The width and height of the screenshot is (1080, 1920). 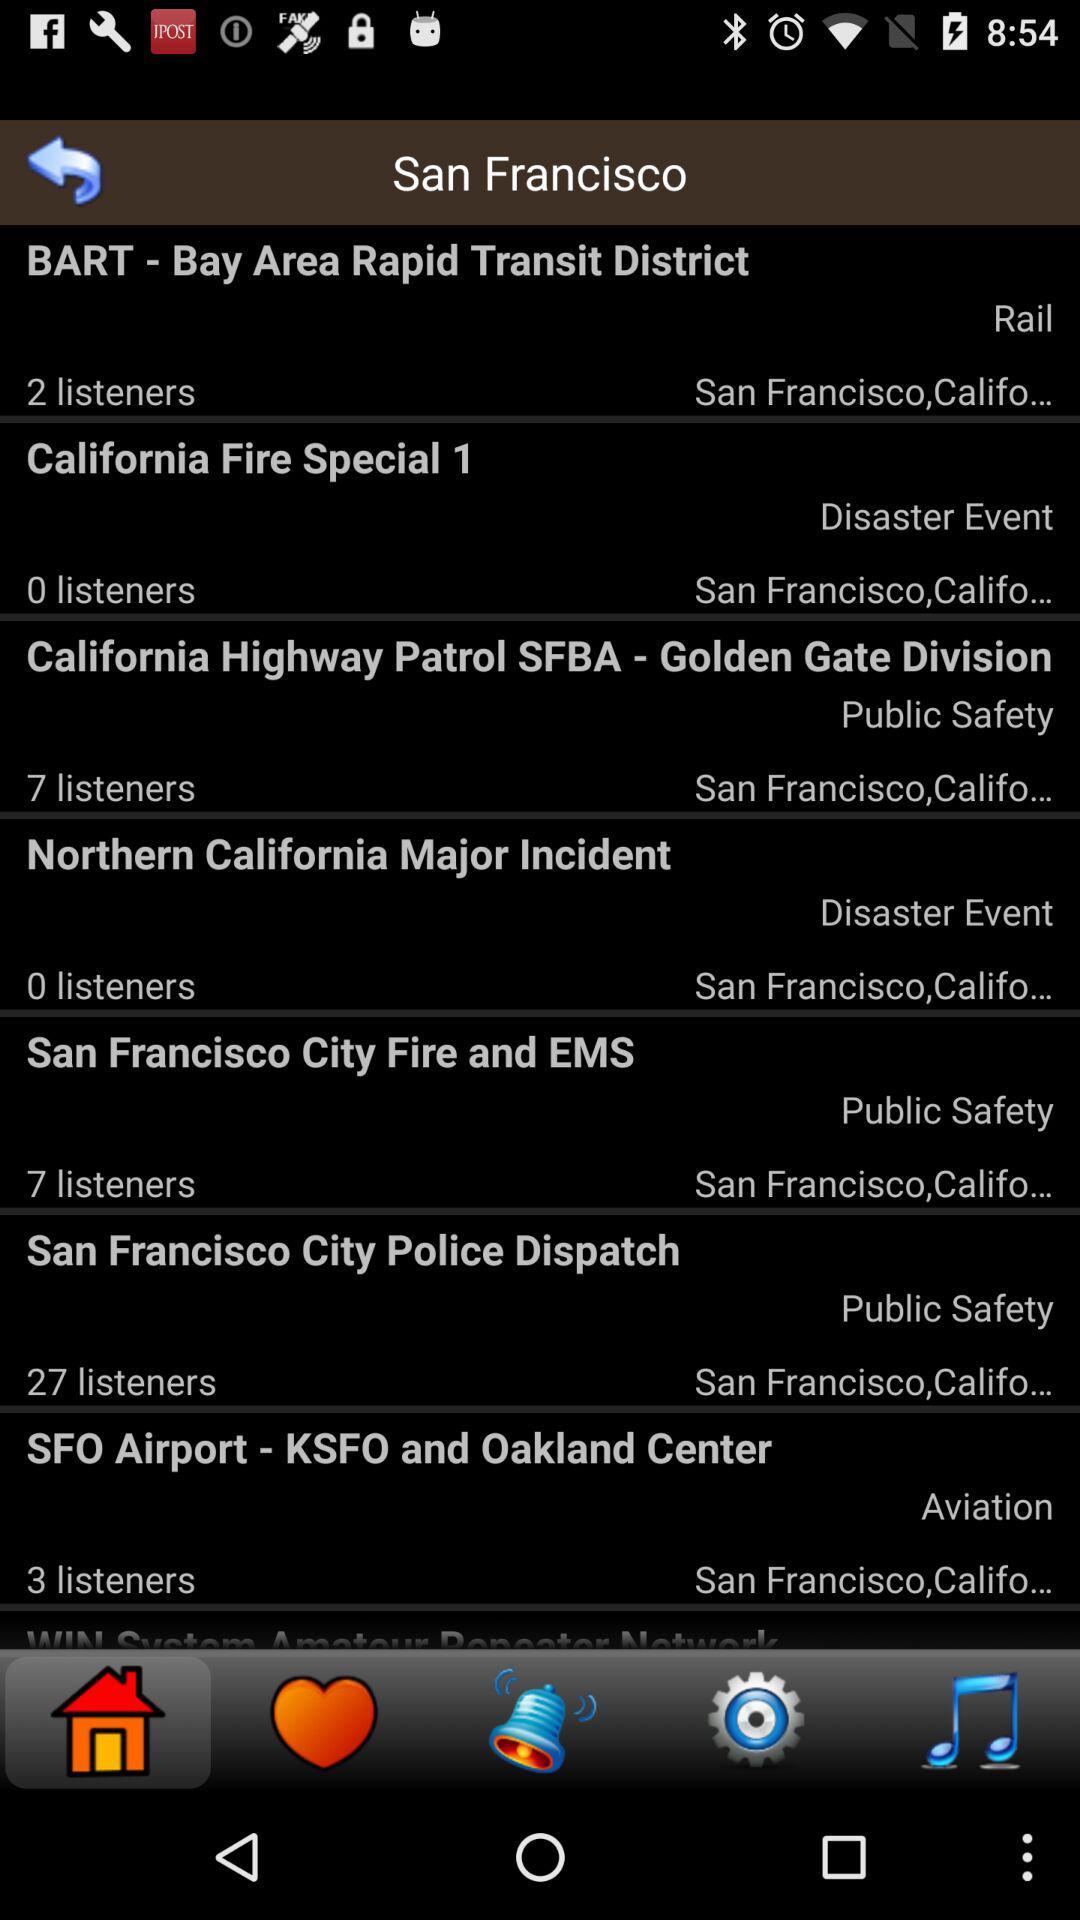 What do you see at coordinates (121, 1379) in the screenshot?
I see `the item above the sfo airport ksfo icon` at bounding box center [121, 1379].